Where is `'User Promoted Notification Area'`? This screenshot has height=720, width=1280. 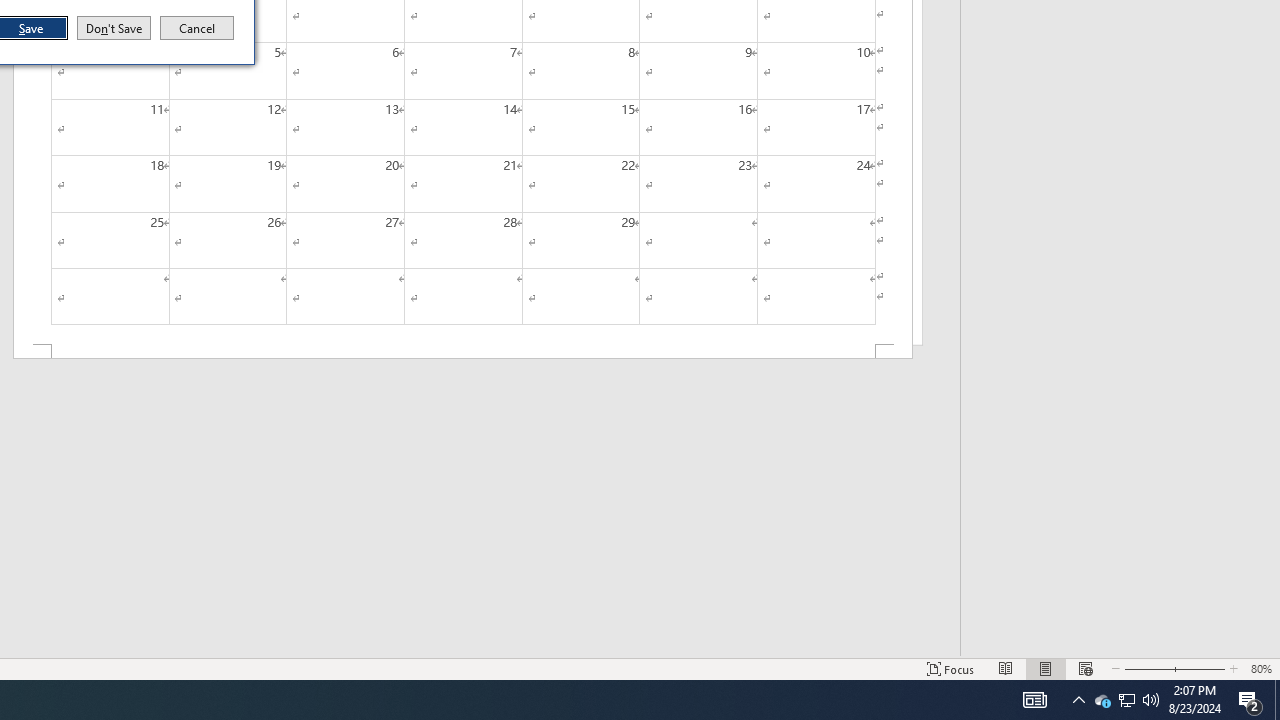 'User Promoted Notification Area' is located at coordinates (1127, 698).